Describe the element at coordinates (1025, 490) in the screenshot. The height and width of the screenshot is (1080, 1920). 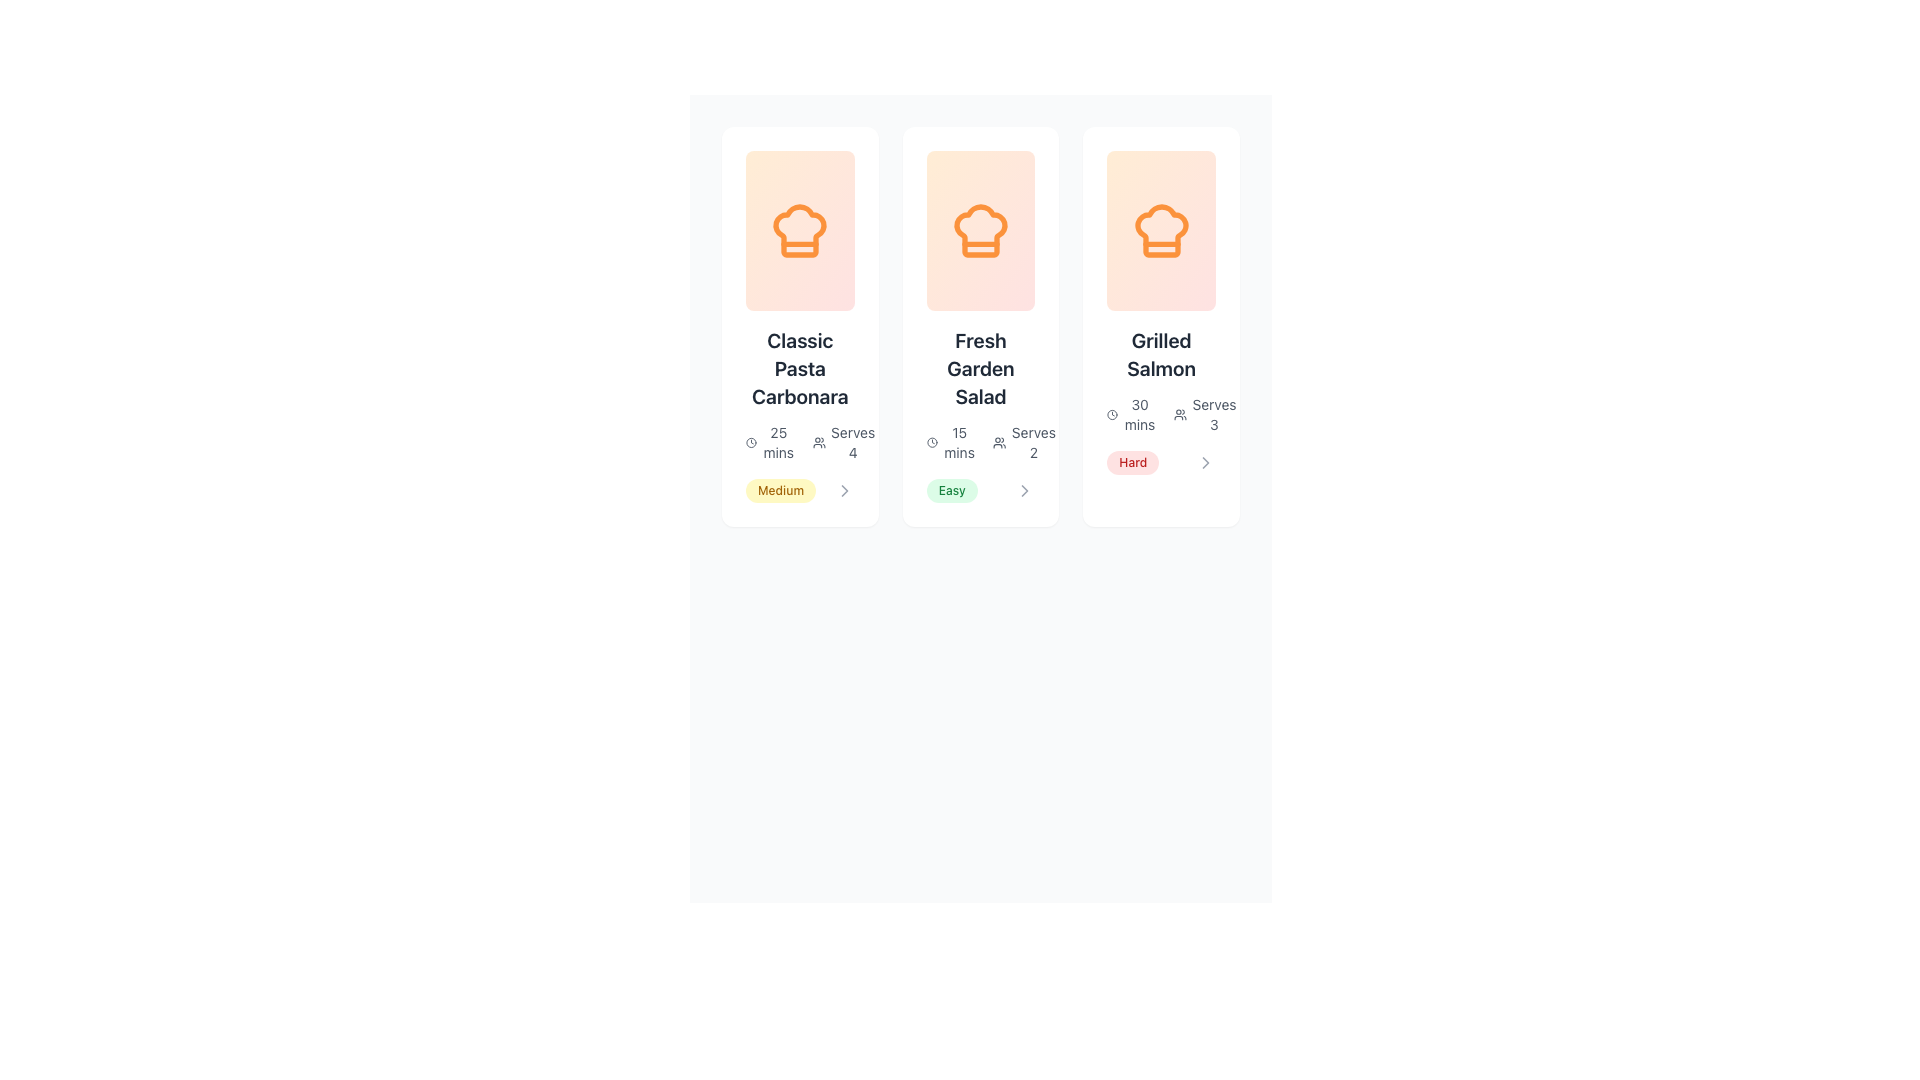
I see `the chevron icon located in the bottom-right corner of the 'Fresh Garden Salad' card to change its color` at that location.